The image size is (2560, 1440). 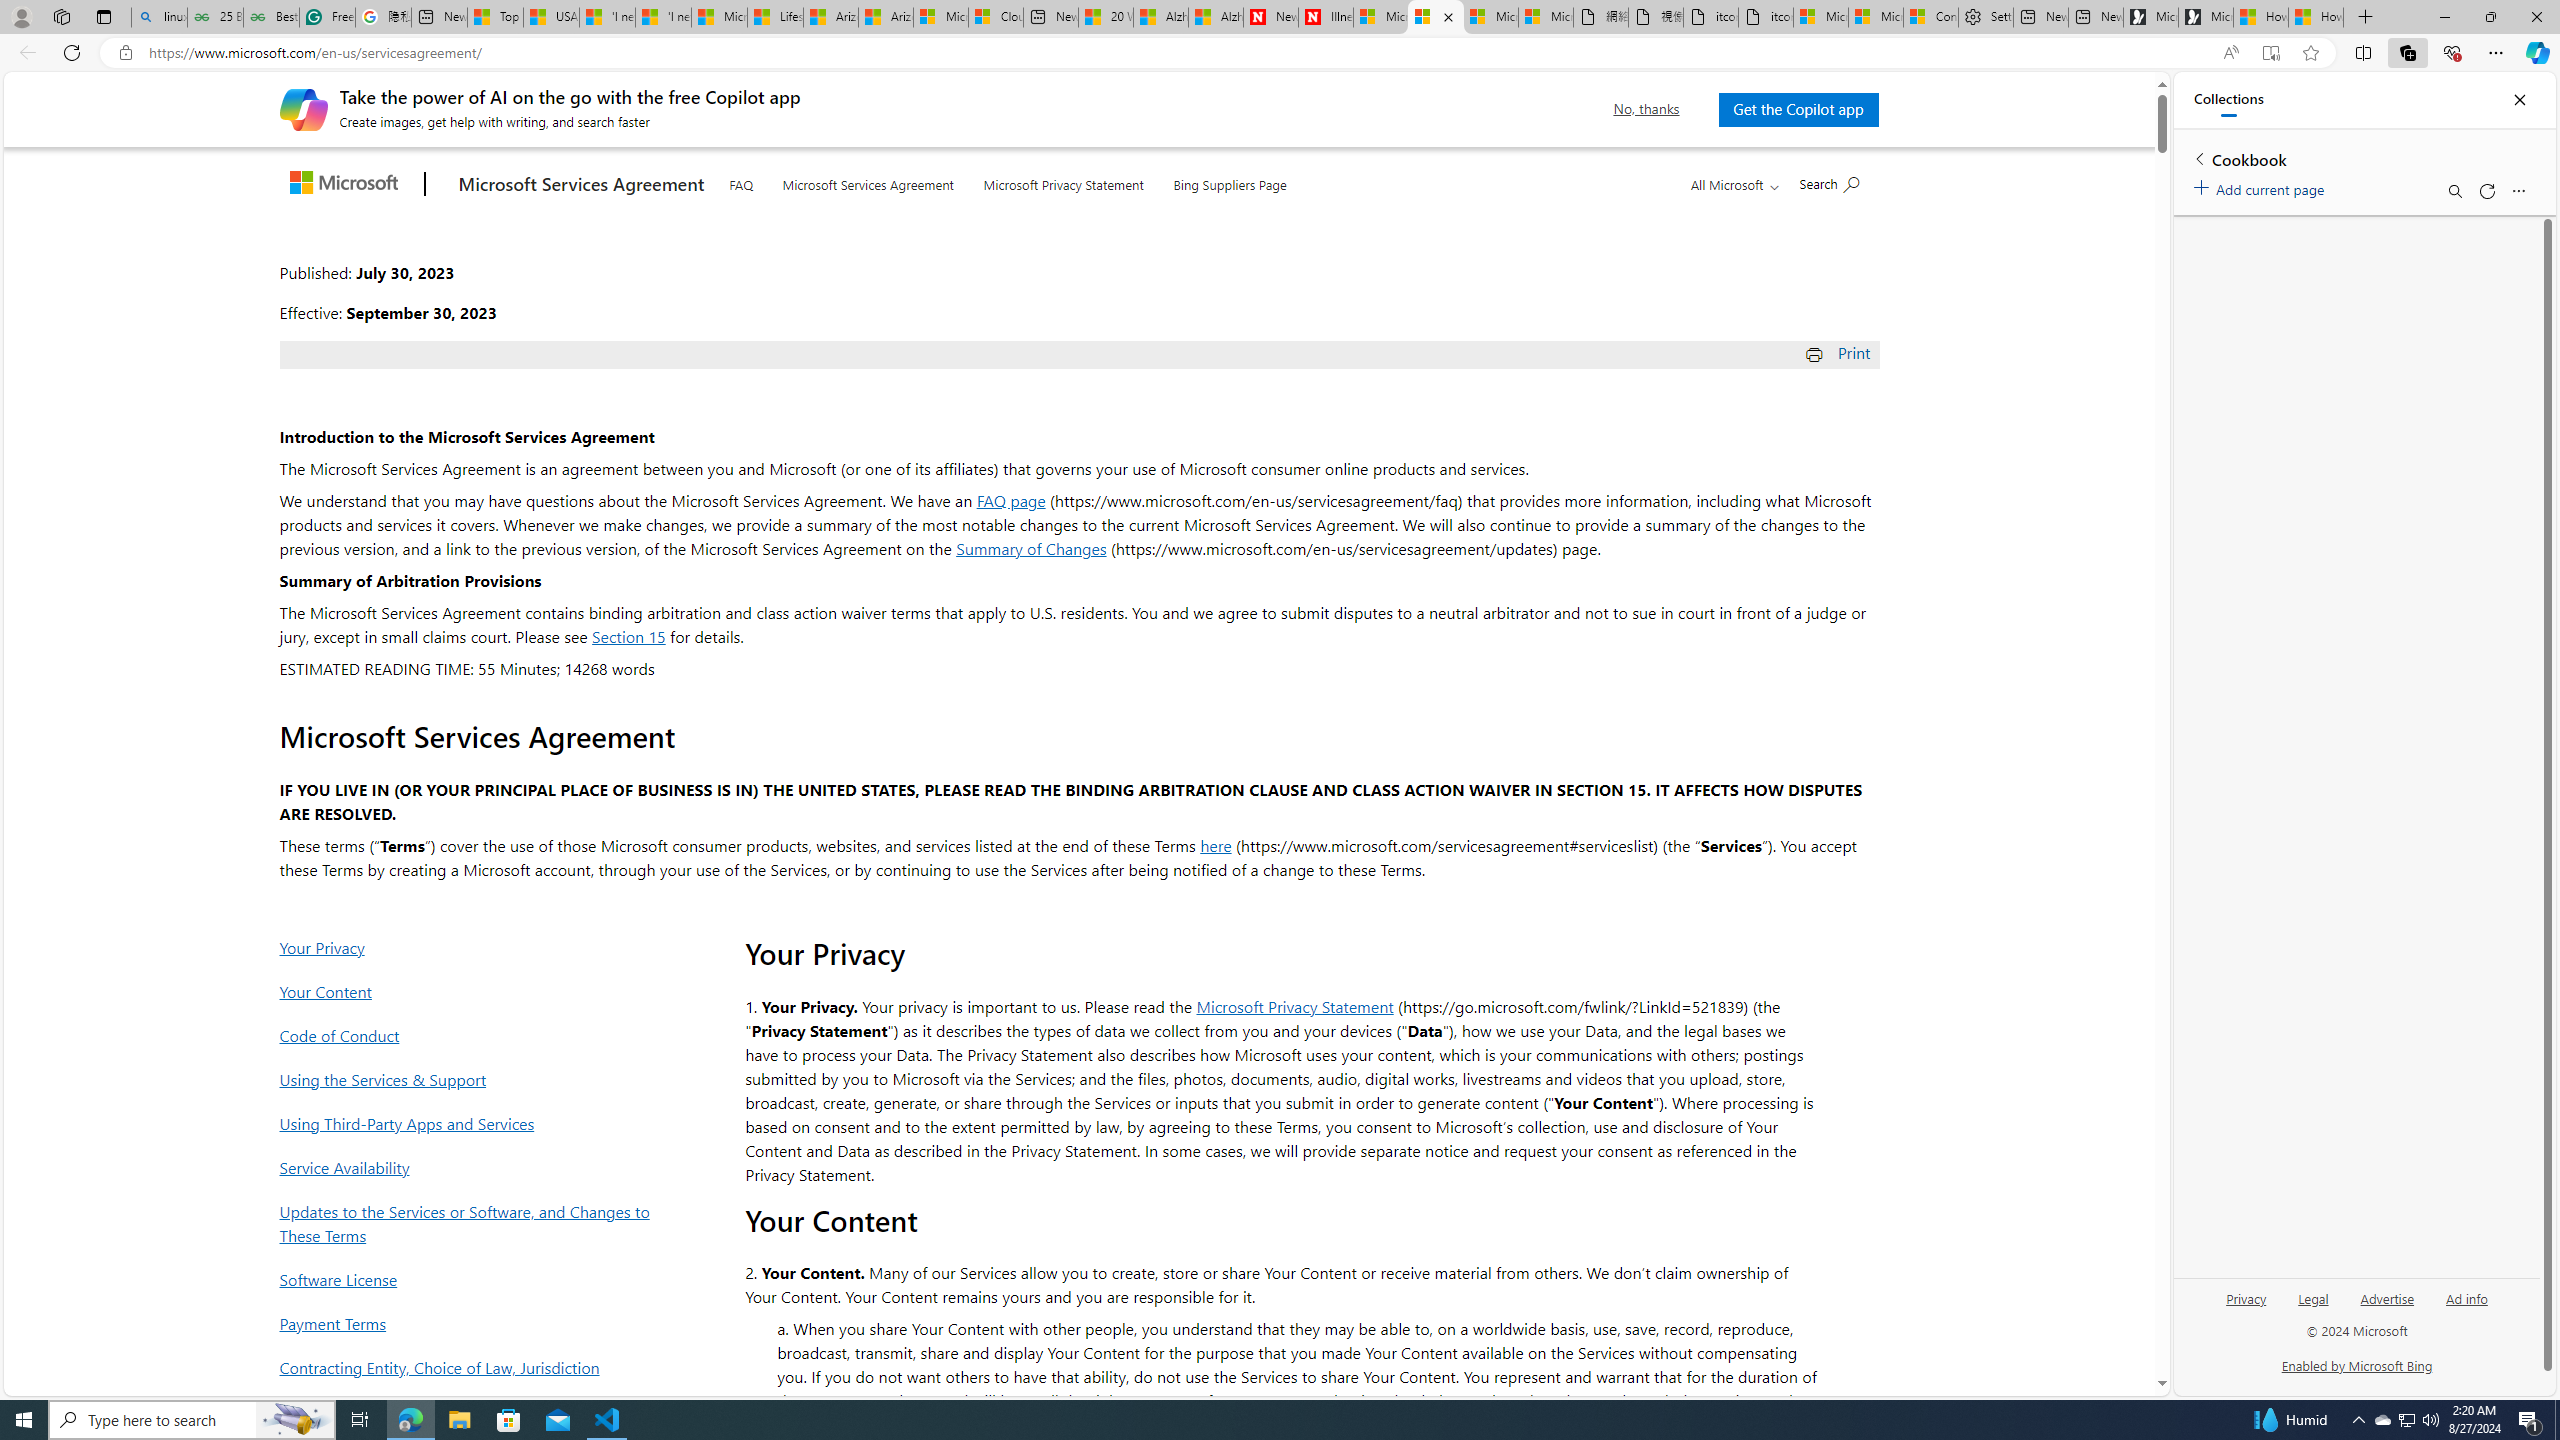 I want to click on 'Microsoft Privacy Statement', so click(x=1063, y=180).